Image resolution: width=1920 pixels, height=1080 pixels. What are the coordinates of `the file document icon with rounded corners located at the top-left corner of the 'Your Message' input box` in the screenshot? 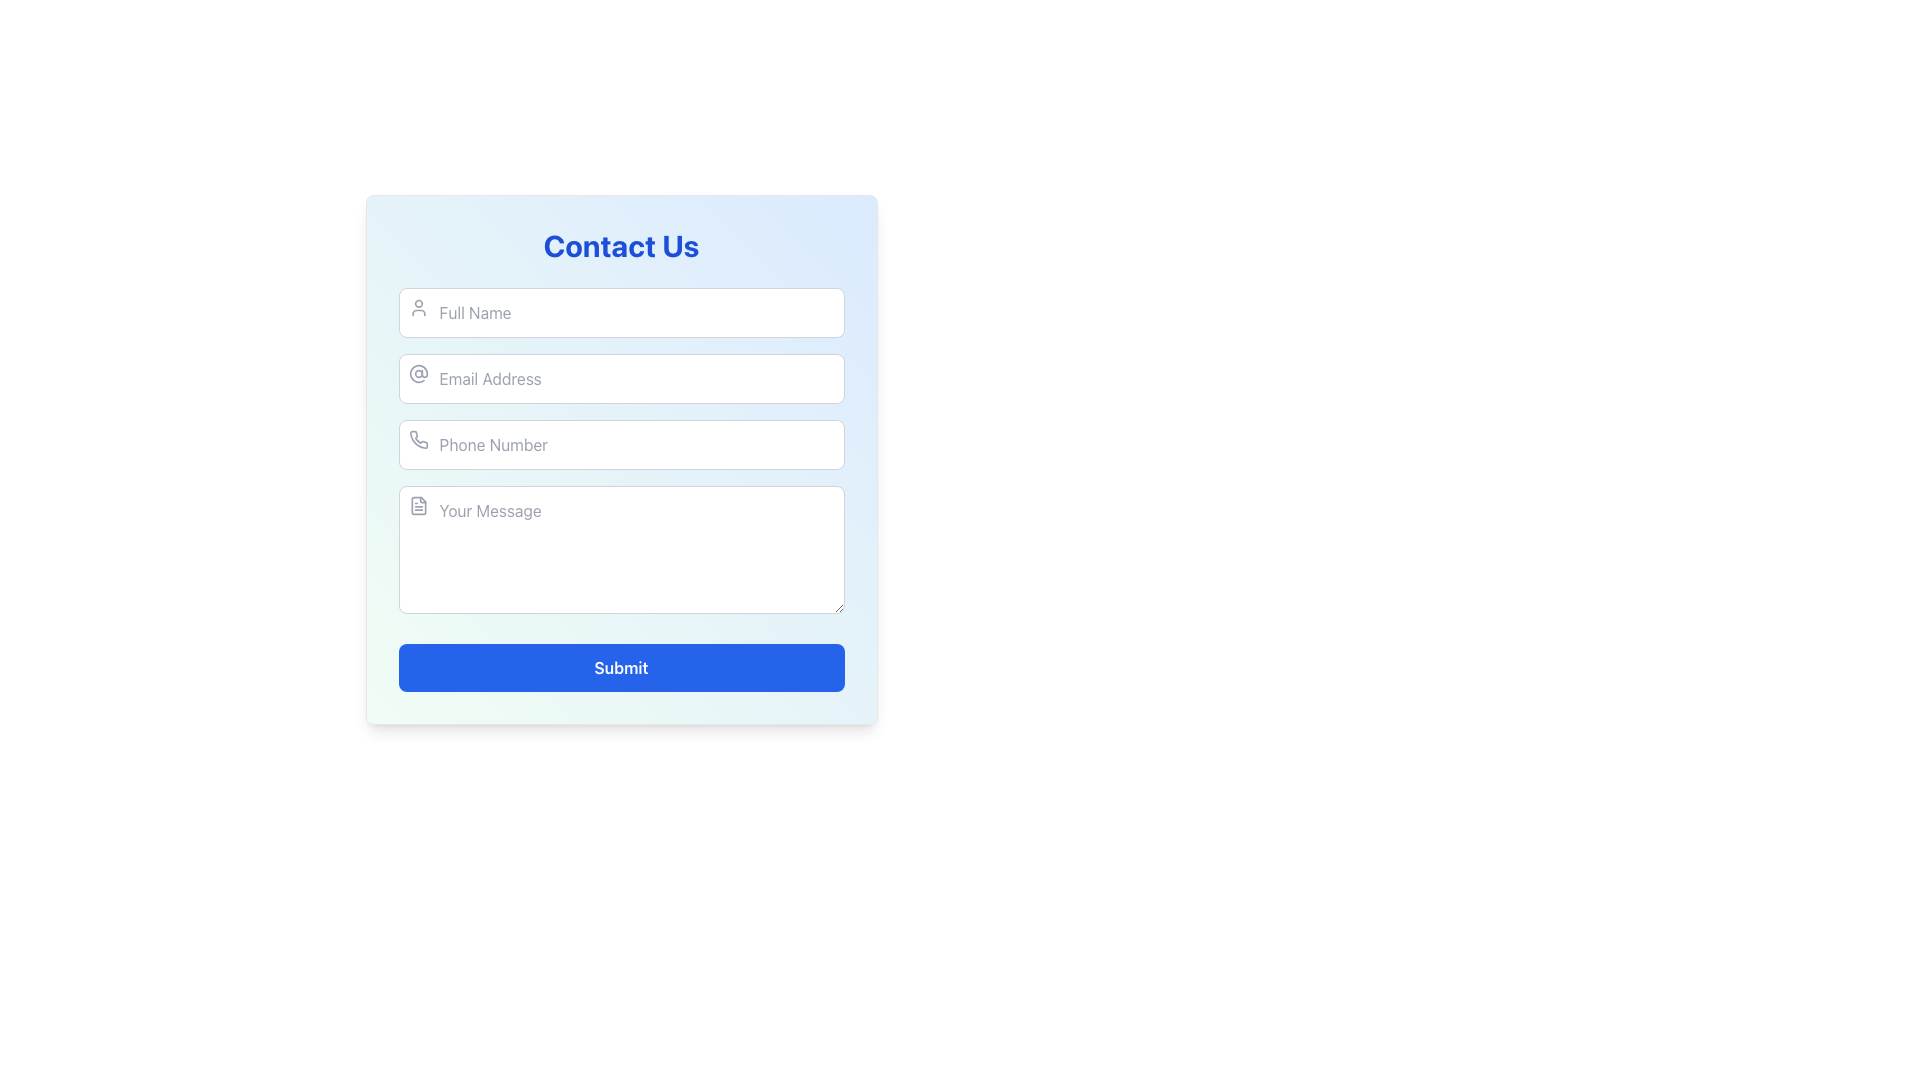 It's located at (417, 504).